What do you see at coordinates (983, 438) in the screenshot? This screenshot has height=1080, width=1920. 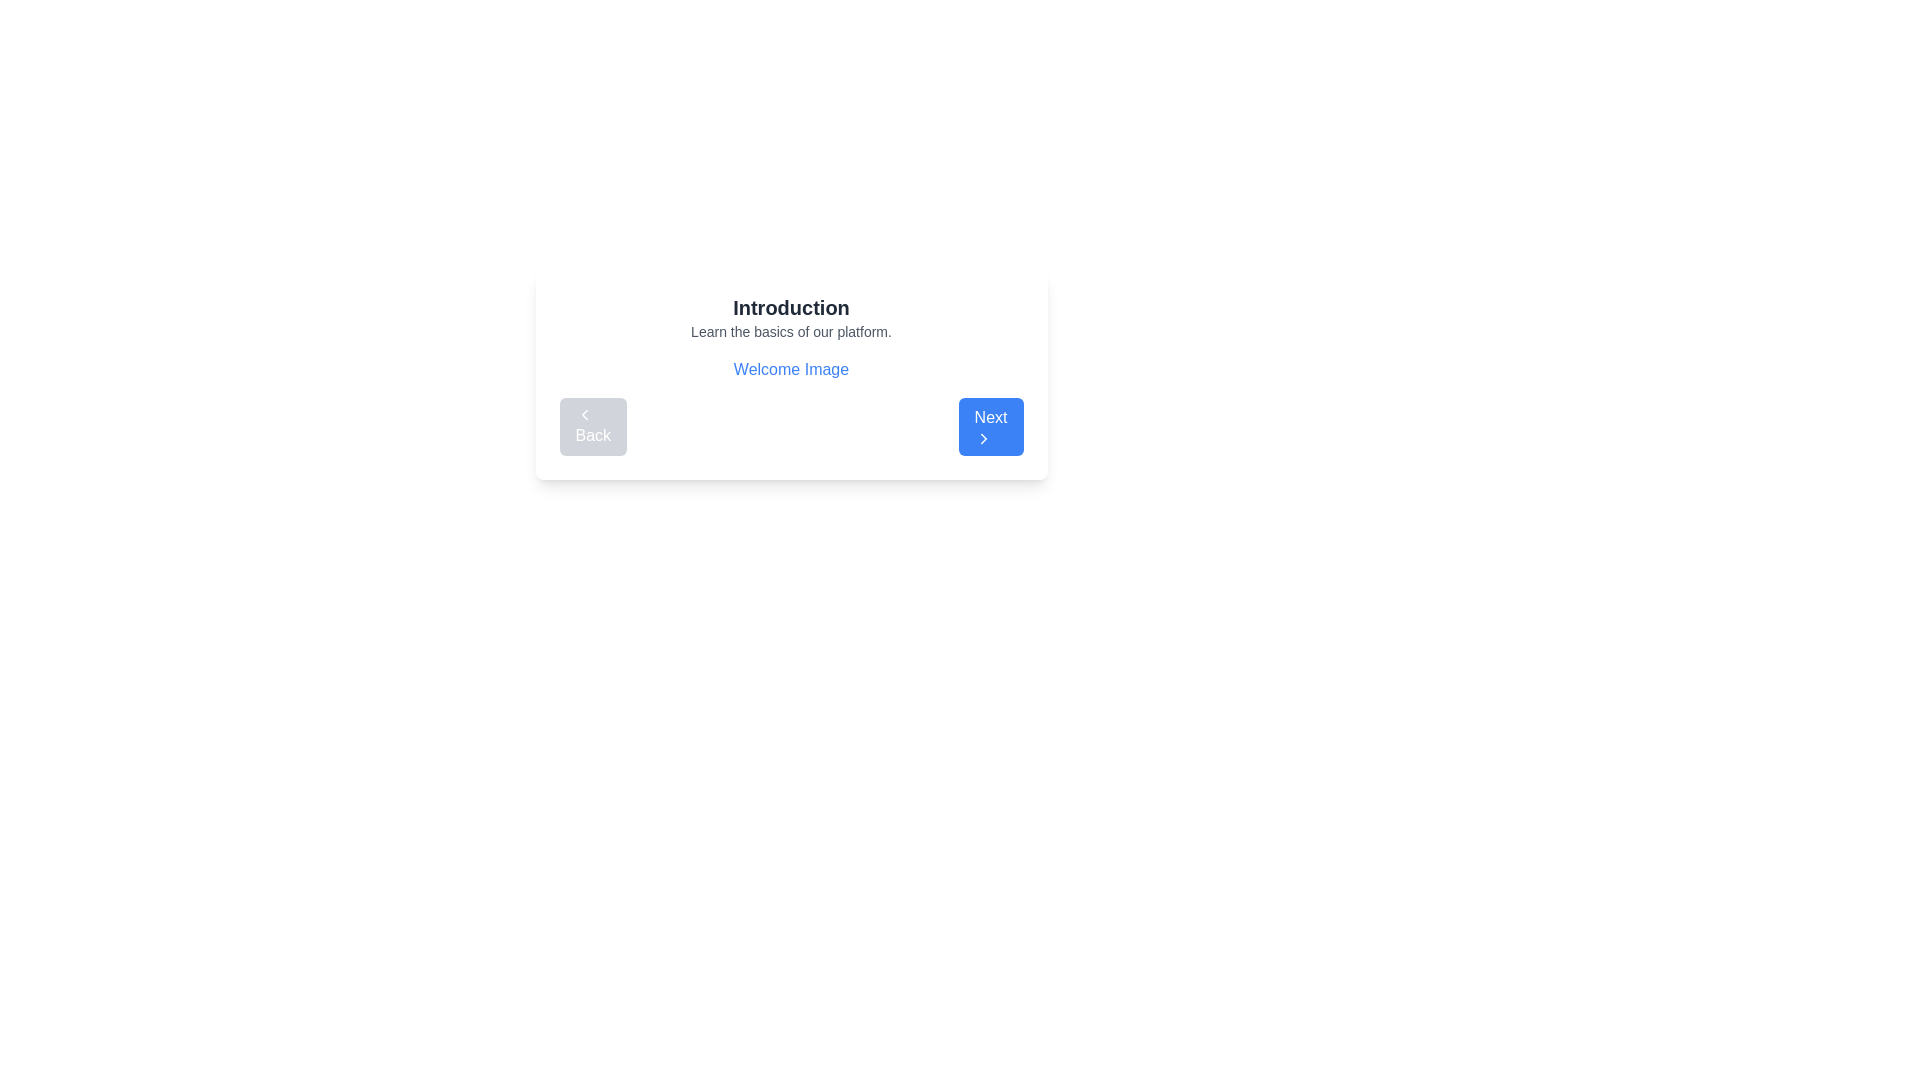 I see `the chevron icon located within the 'Next' button` at bounding box center [983, 438].